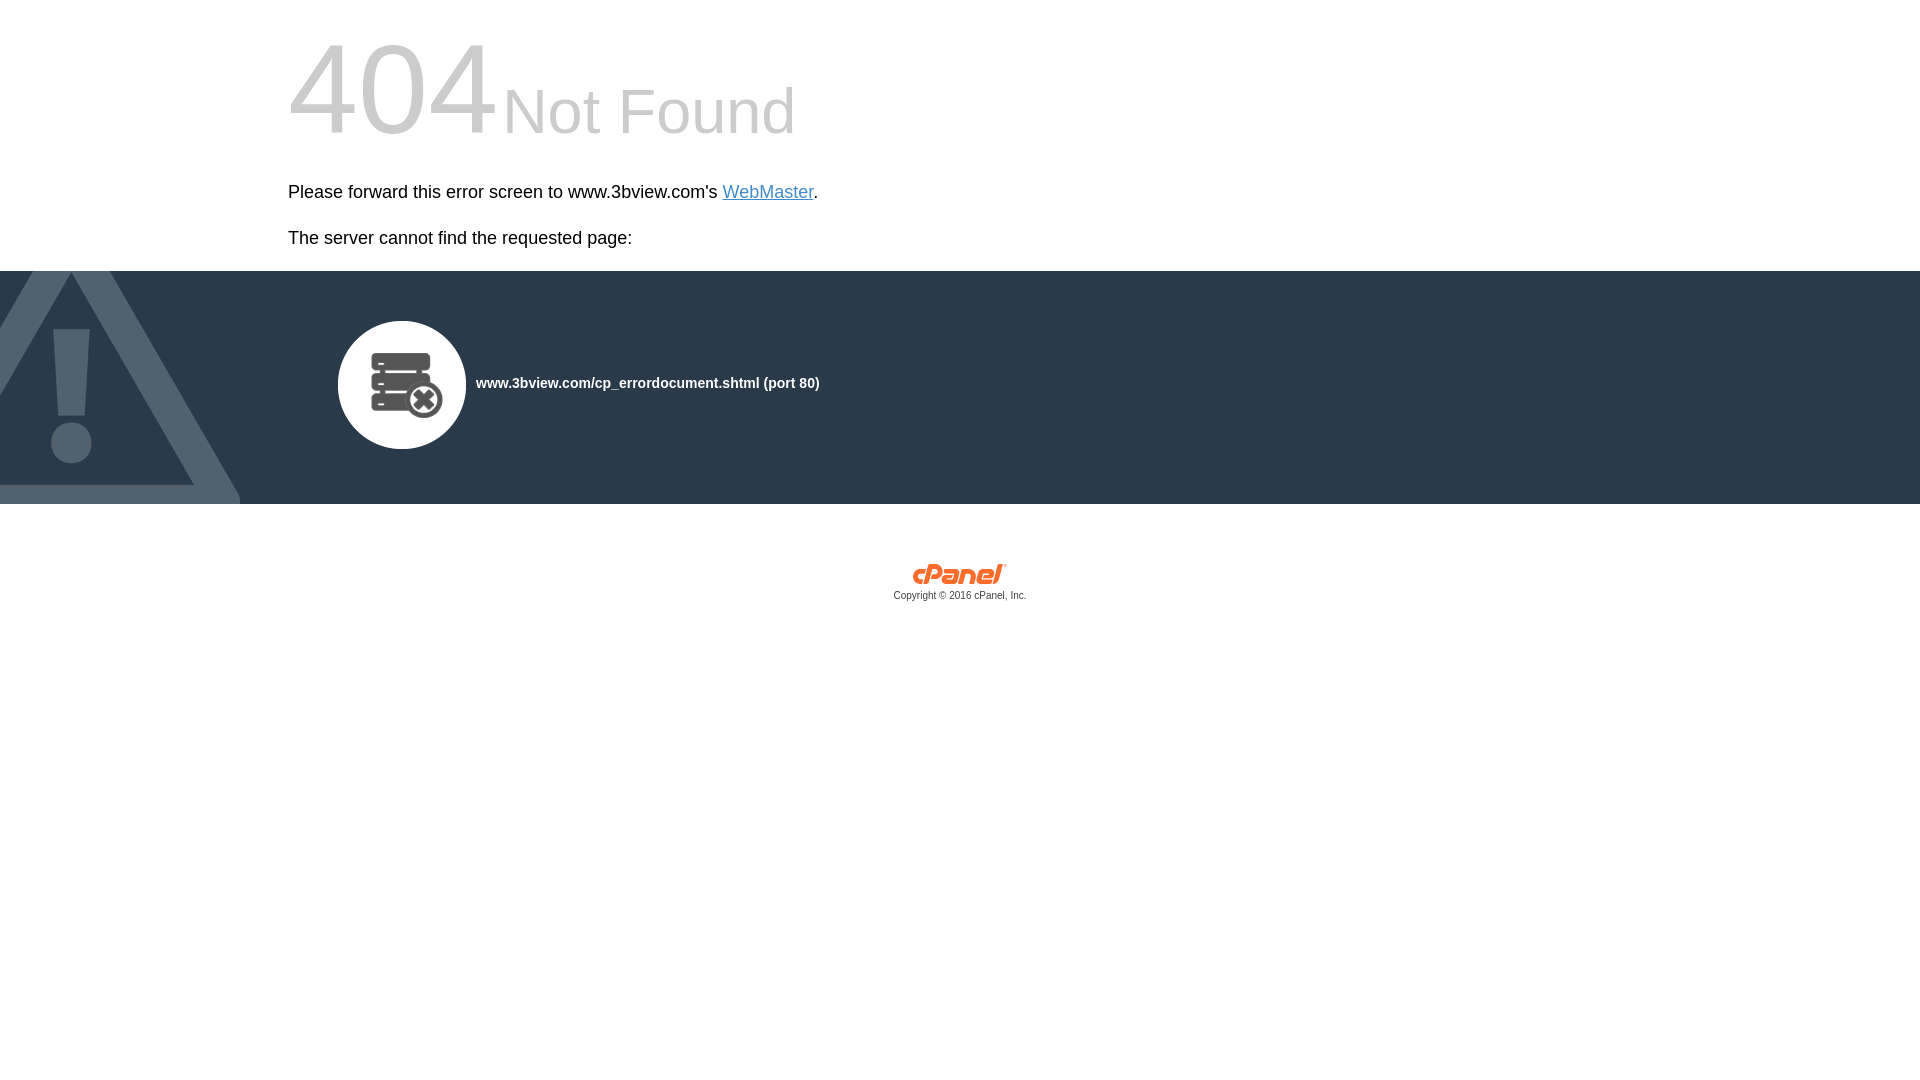  I want to click on 'WebMaster', so click(767, 192).